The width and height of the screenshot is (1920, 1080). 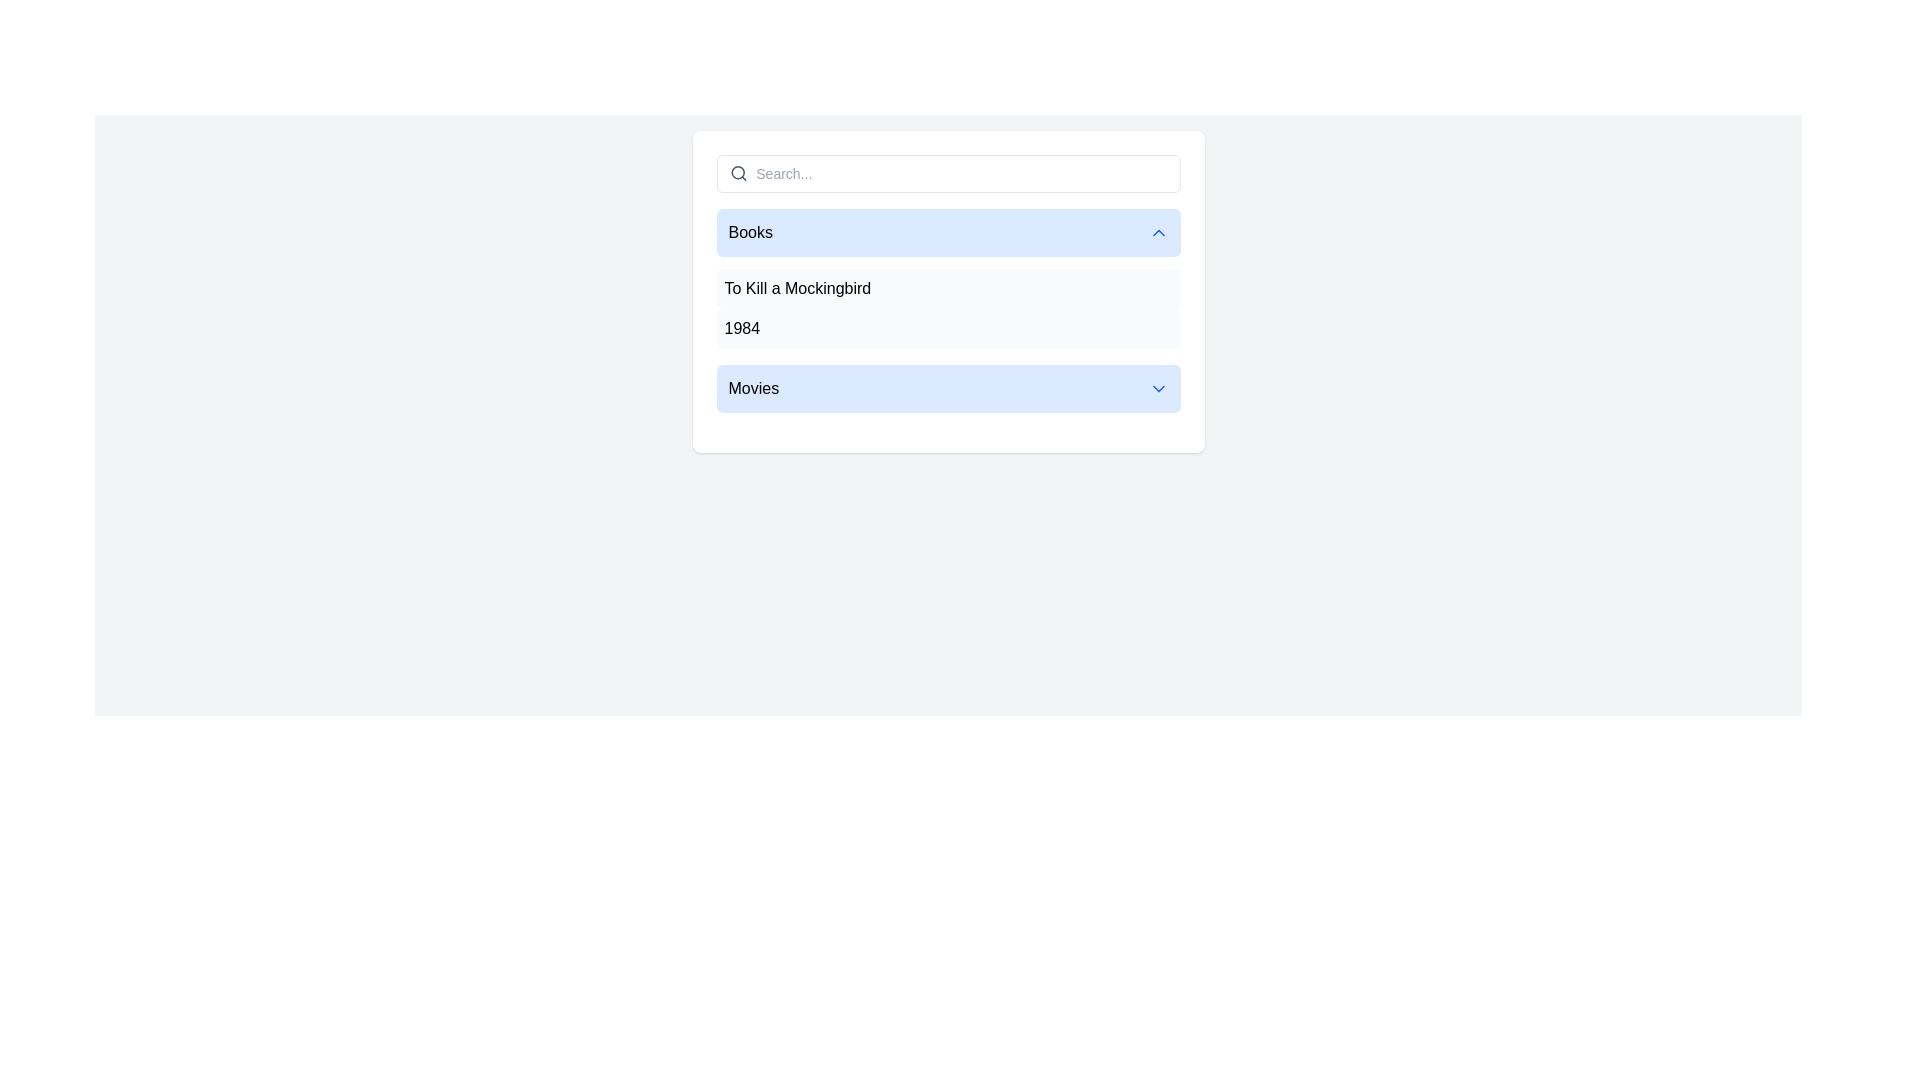 What do you see at coordinates (947, 327) in the screenshot?
I see `the second selectable option in the 'Books' dropdown list` at bounding box center [947, 327].